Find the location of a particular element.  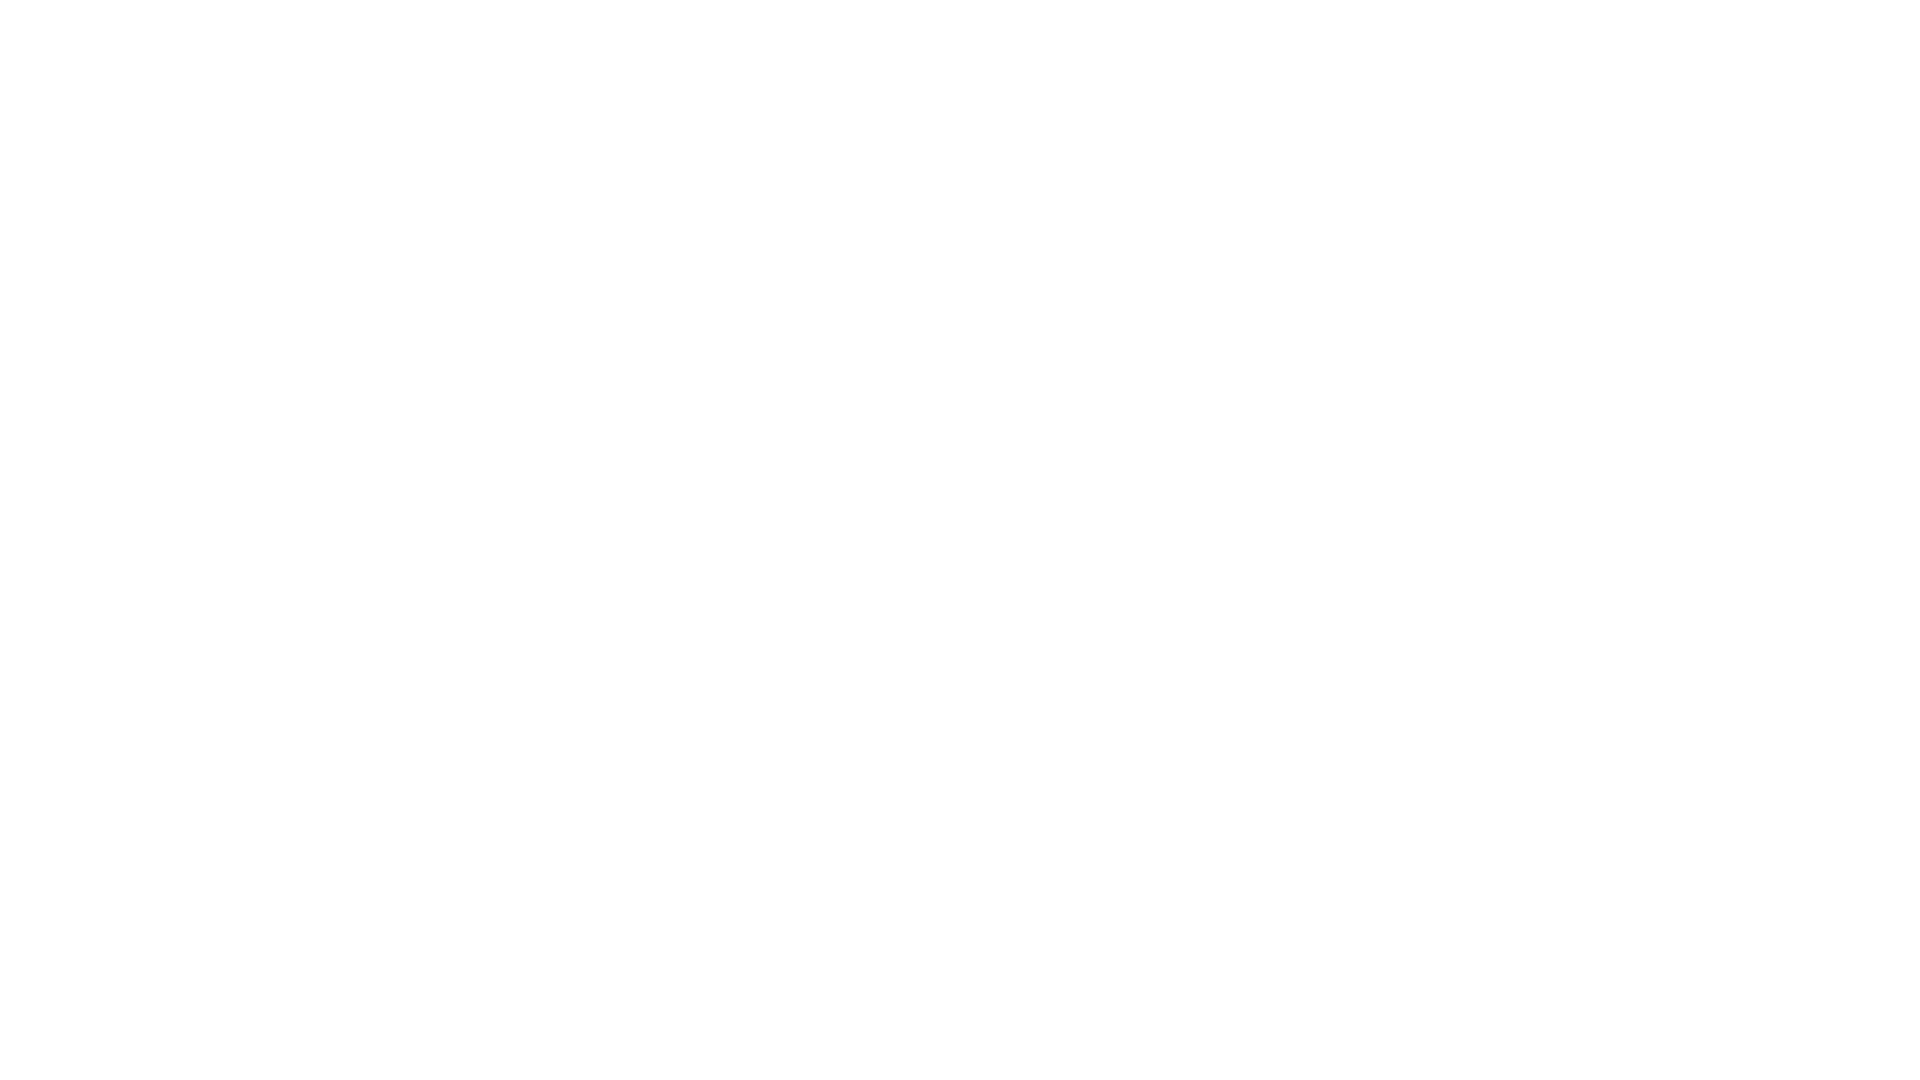

Swap origin and destination is located at coordinates (697, 666).